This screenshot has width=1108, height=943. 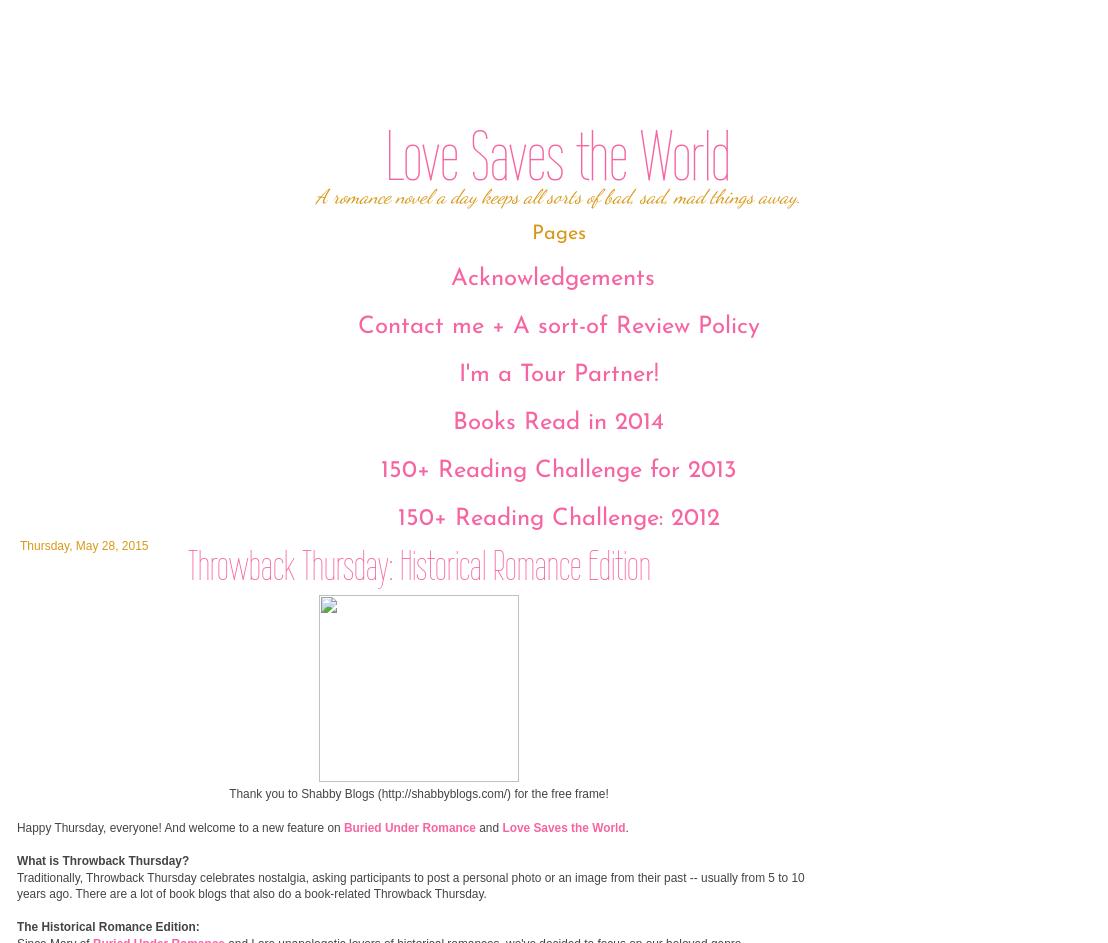 What do you see at coordinates (417, 793) in the screenshot?
I see `'Thank you to Shabby Blogs (http://shabbyblogs.com/) for the free frame!'` at bounding box center [417, 793].